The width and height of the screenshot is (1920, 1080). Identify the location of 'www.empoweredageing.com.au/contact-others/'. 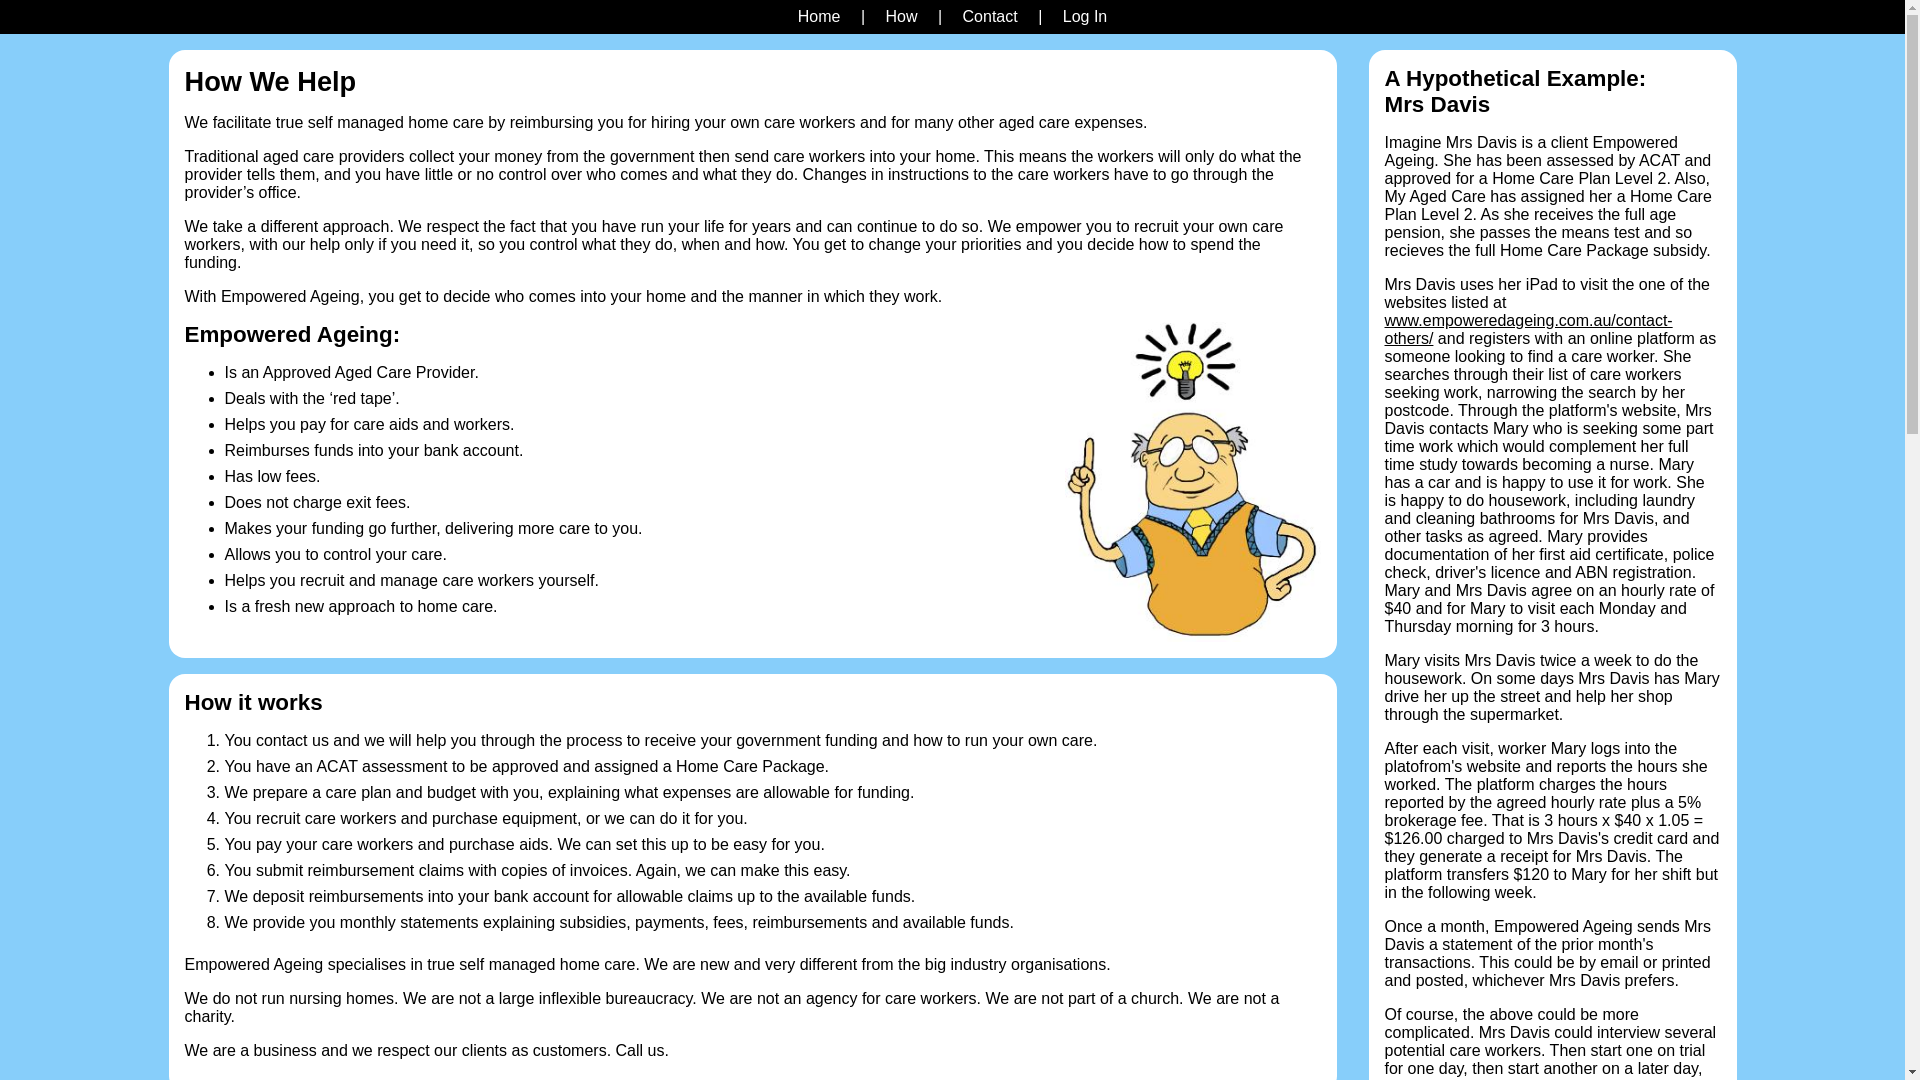
(1526, 328).